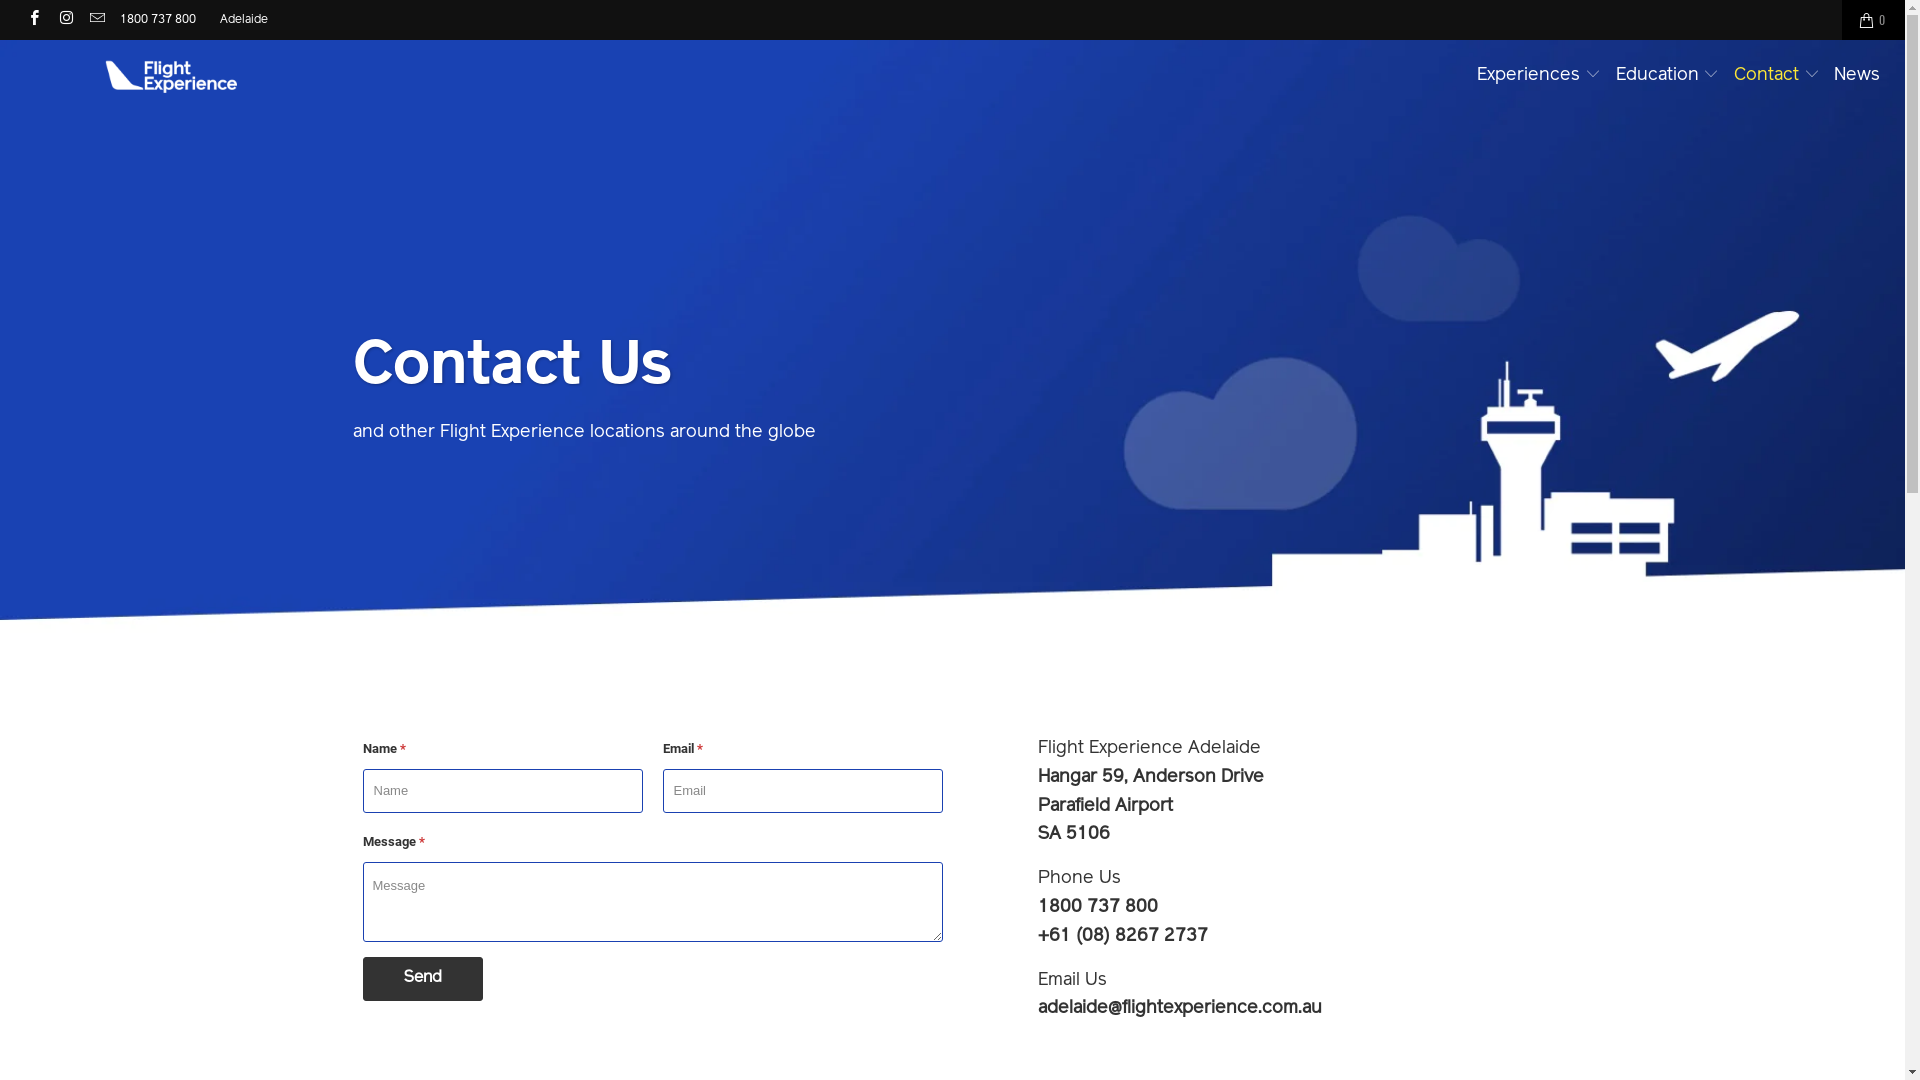  I want to click on 'Contact', so click(1732, 76).